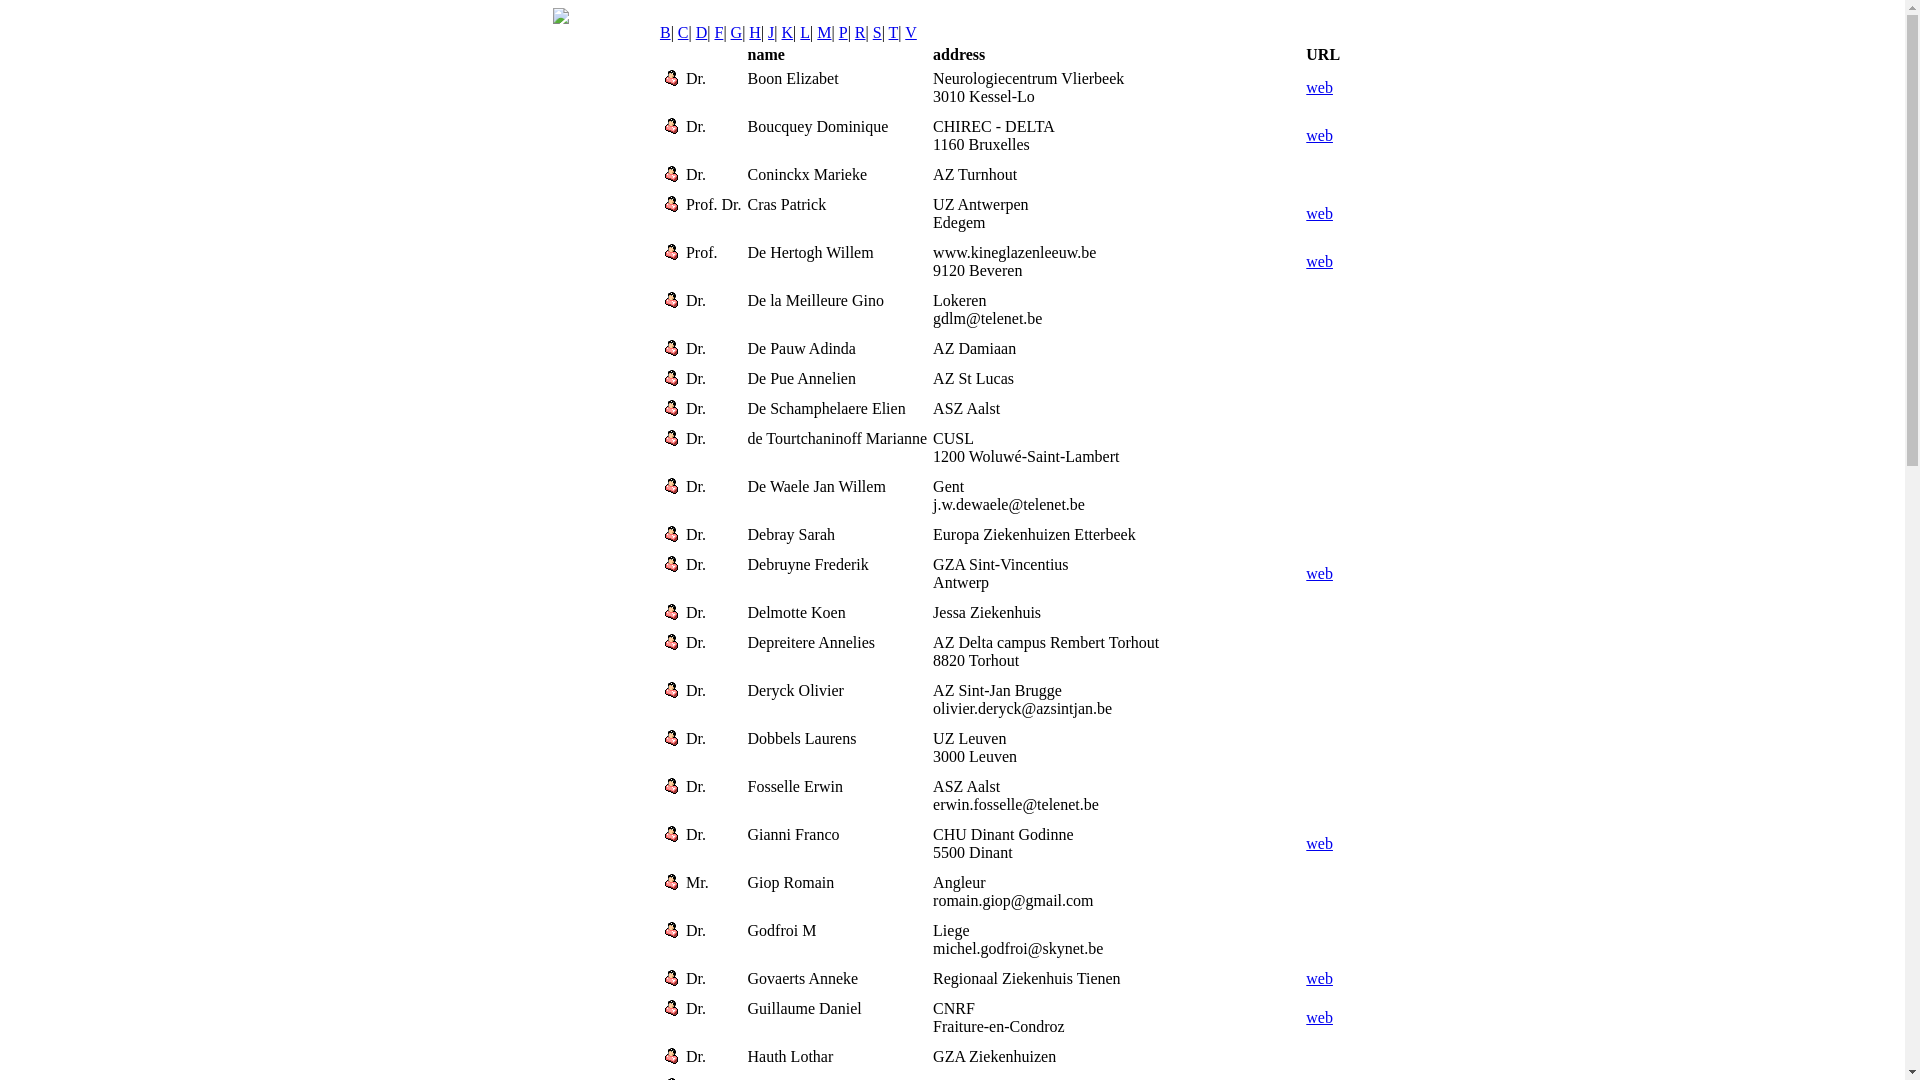 The width and height of the screenshot is (1920, 1080). I want to click on 'web', so click(1319, 843).